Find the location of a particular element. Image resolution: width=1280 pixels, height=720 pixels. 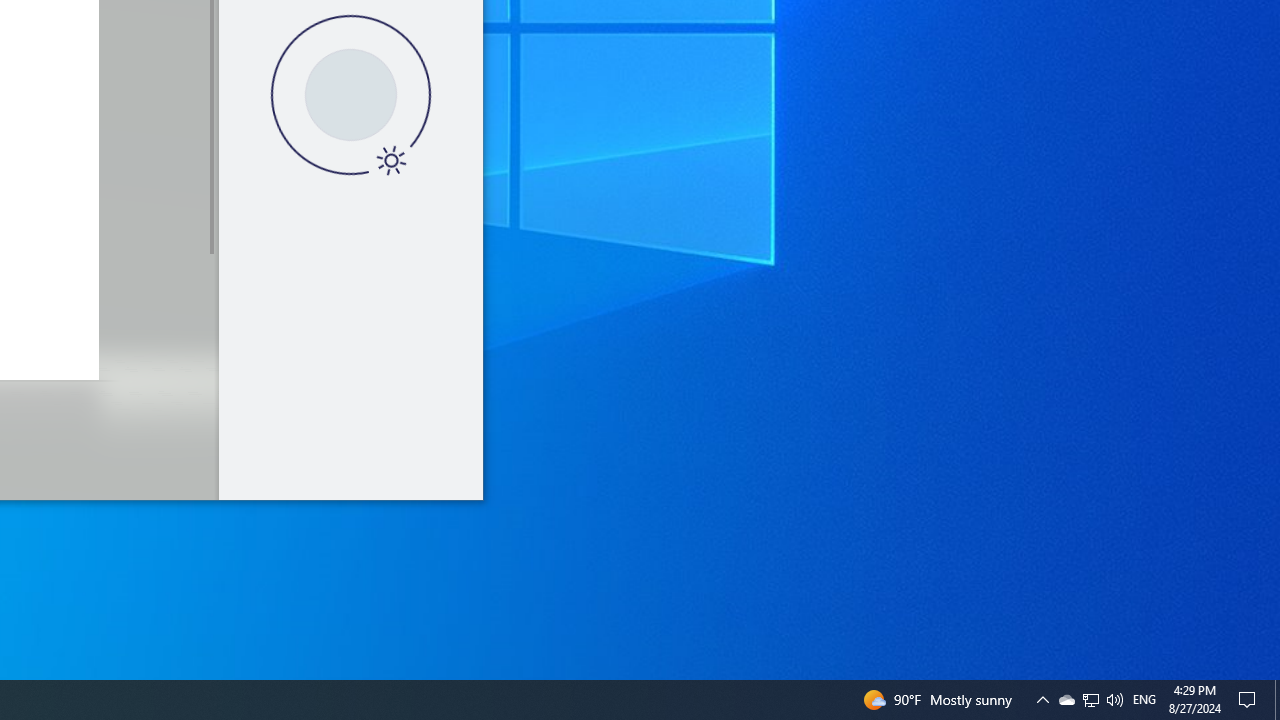

'Show desktop' is located at coordinates (1276, 698).